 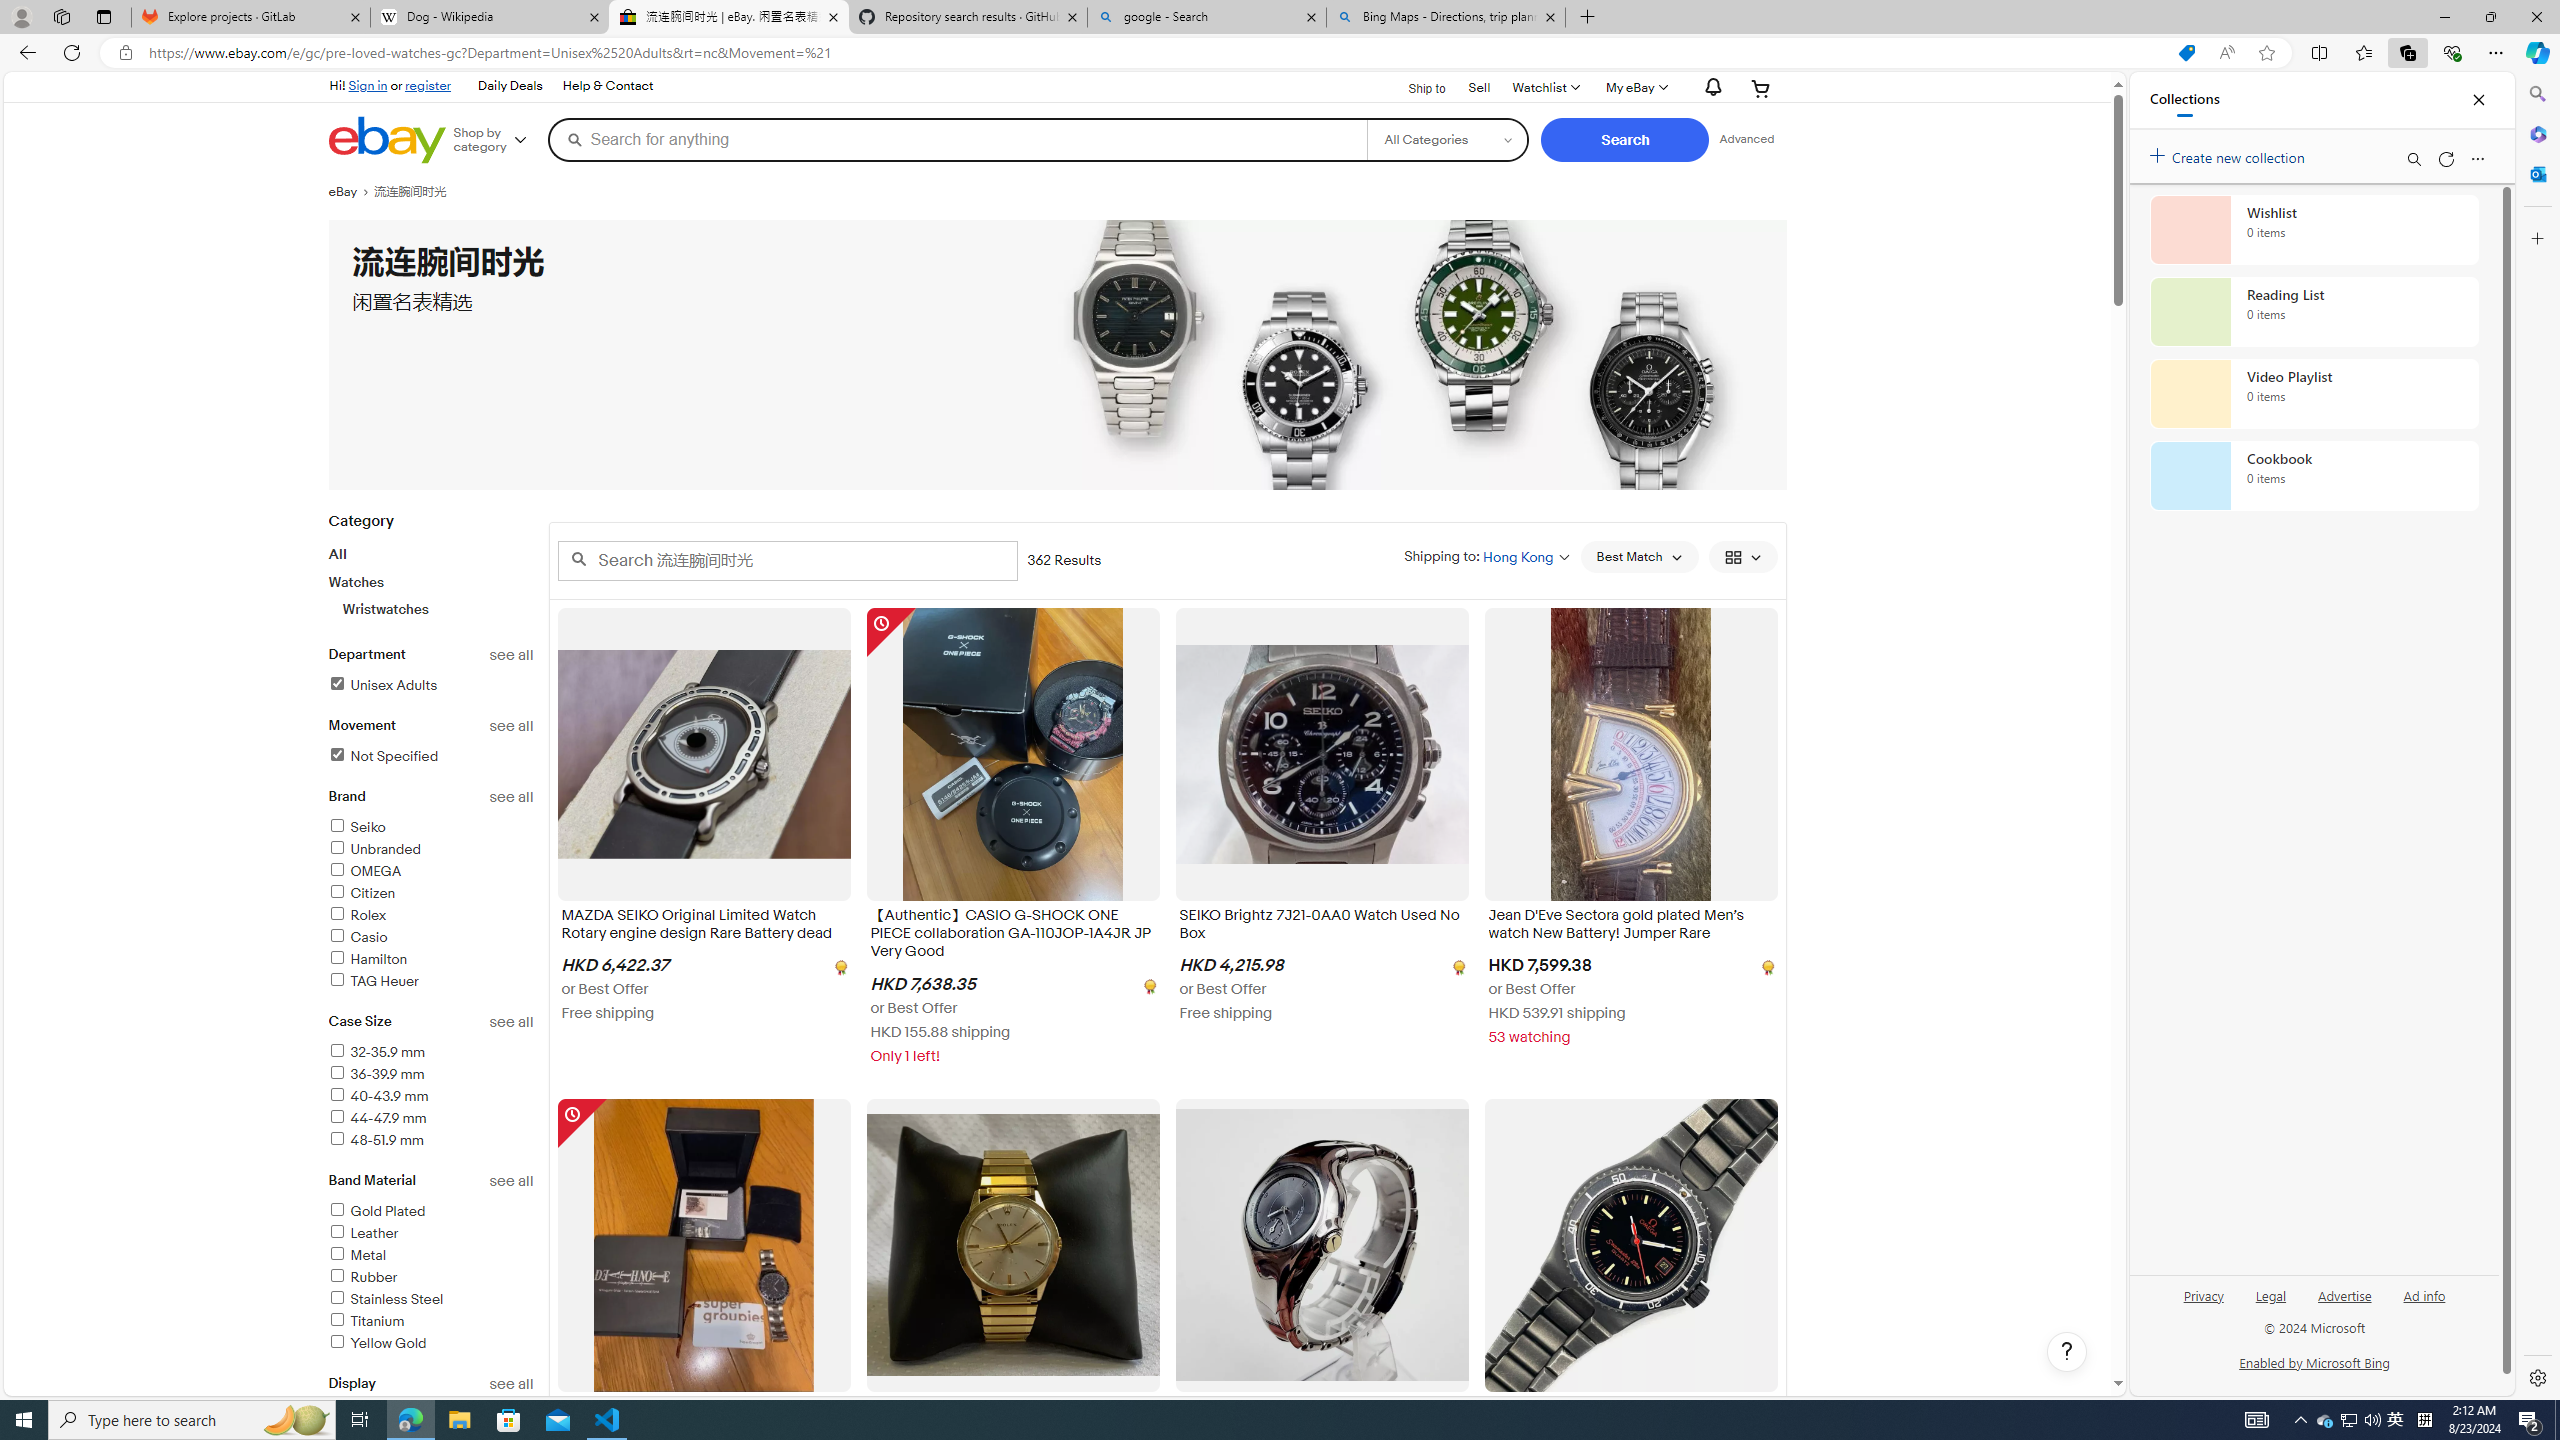 What do you see at coordinates (431, 581) in the screenshot?
I see `'AllWatchesWristwatches'` at bounding box center [431, 581].